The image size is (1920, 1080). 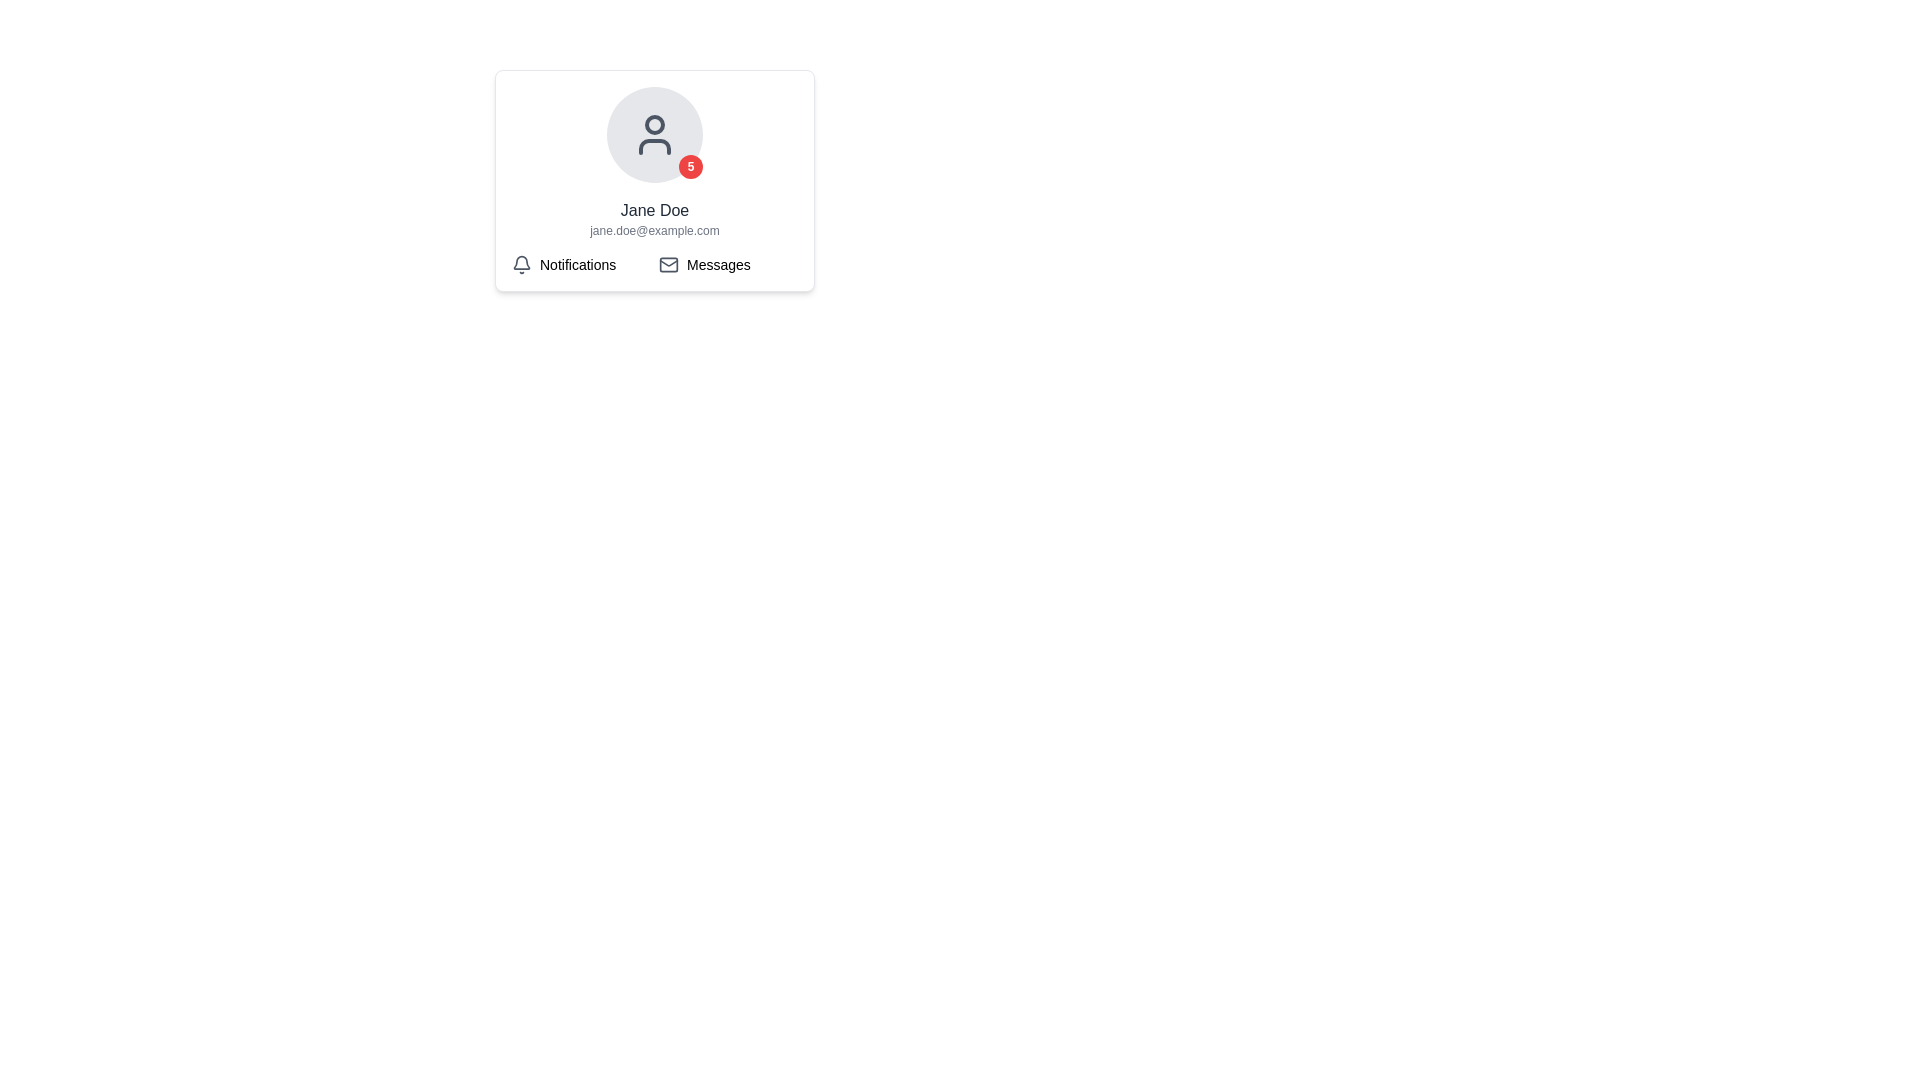 I want to click on the static text block displaying the user's email address, located below the 'Jane Doe' bold text field and above the 'Notifications' and 'Messages' options in the profile section, so click(x=654, y=230).